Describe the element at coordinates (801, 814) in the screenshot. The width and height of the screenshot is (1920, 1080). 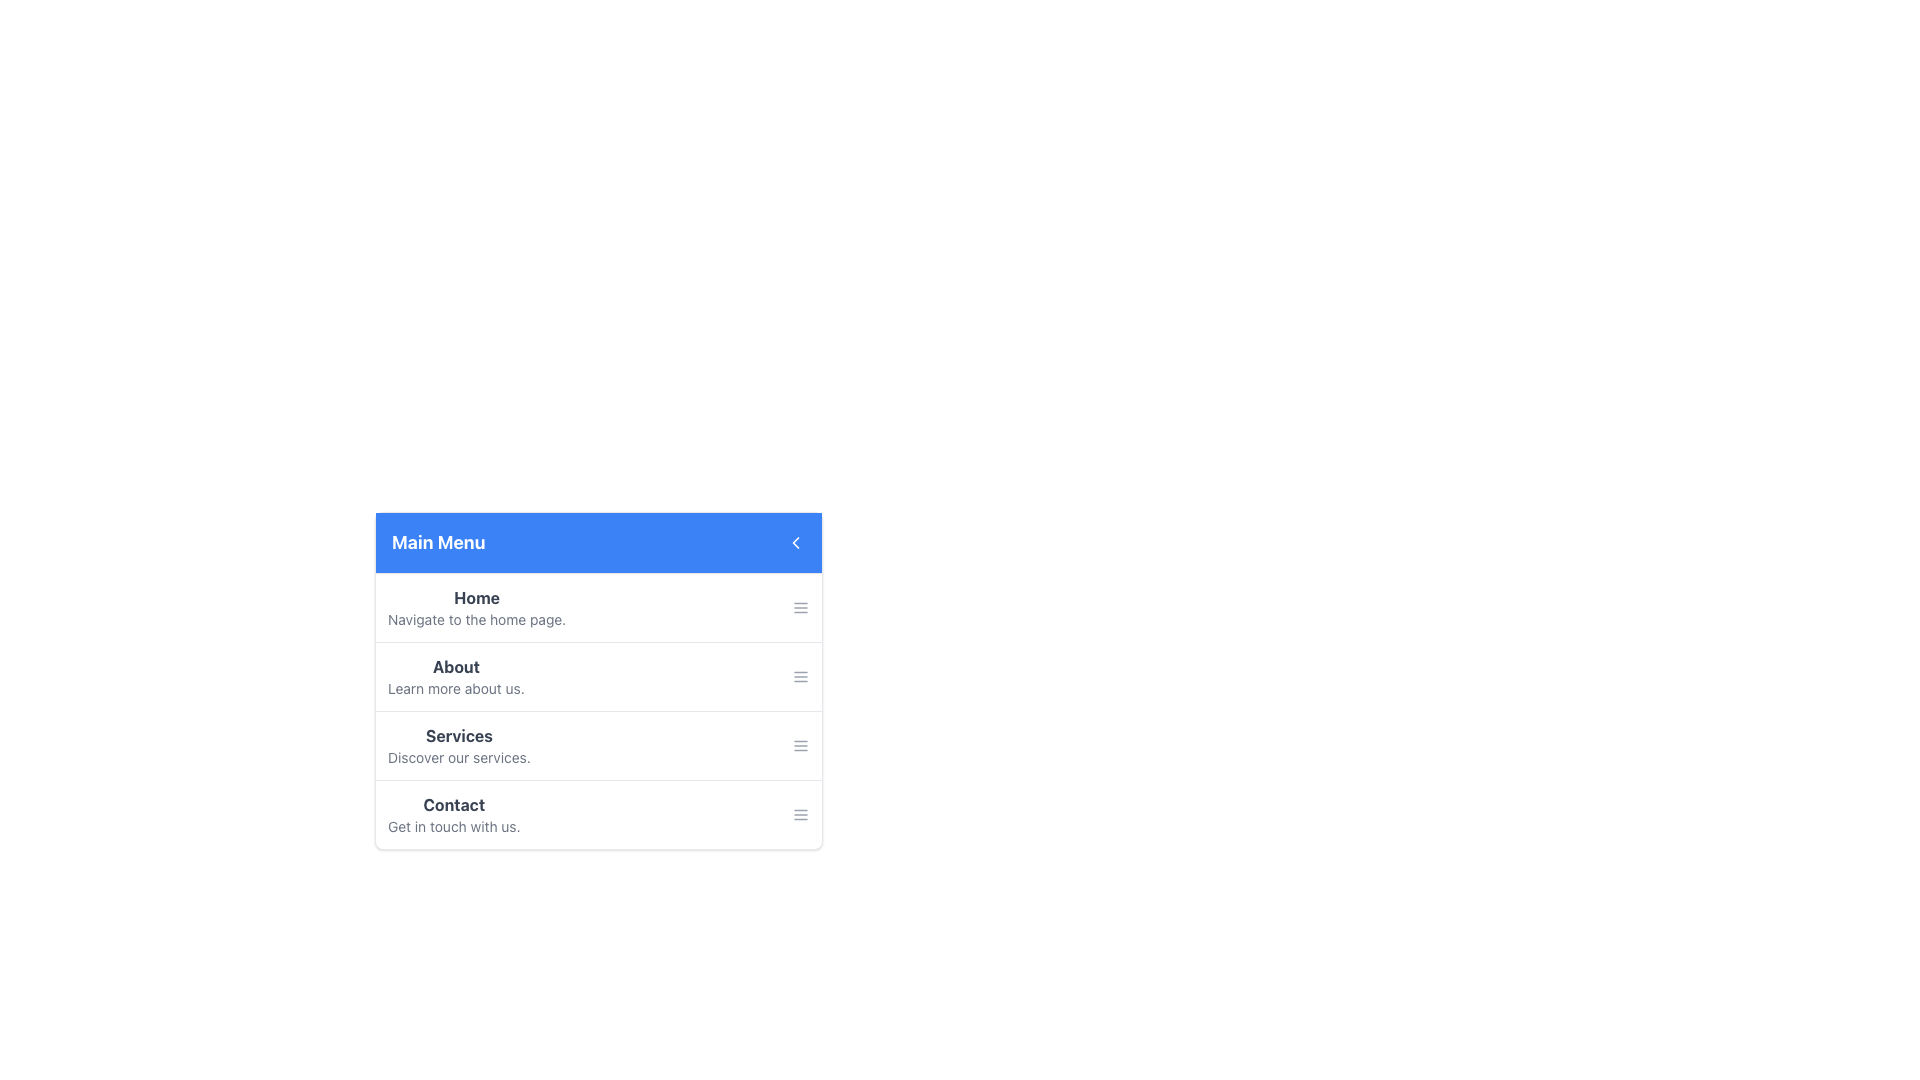
I see `the gray Menu Icon, which consists of three horizontal lines, located on the right-hand side of the 'Contact' row in the vertical menu list, adjacent to 'Get in touch with us.'` at that location.